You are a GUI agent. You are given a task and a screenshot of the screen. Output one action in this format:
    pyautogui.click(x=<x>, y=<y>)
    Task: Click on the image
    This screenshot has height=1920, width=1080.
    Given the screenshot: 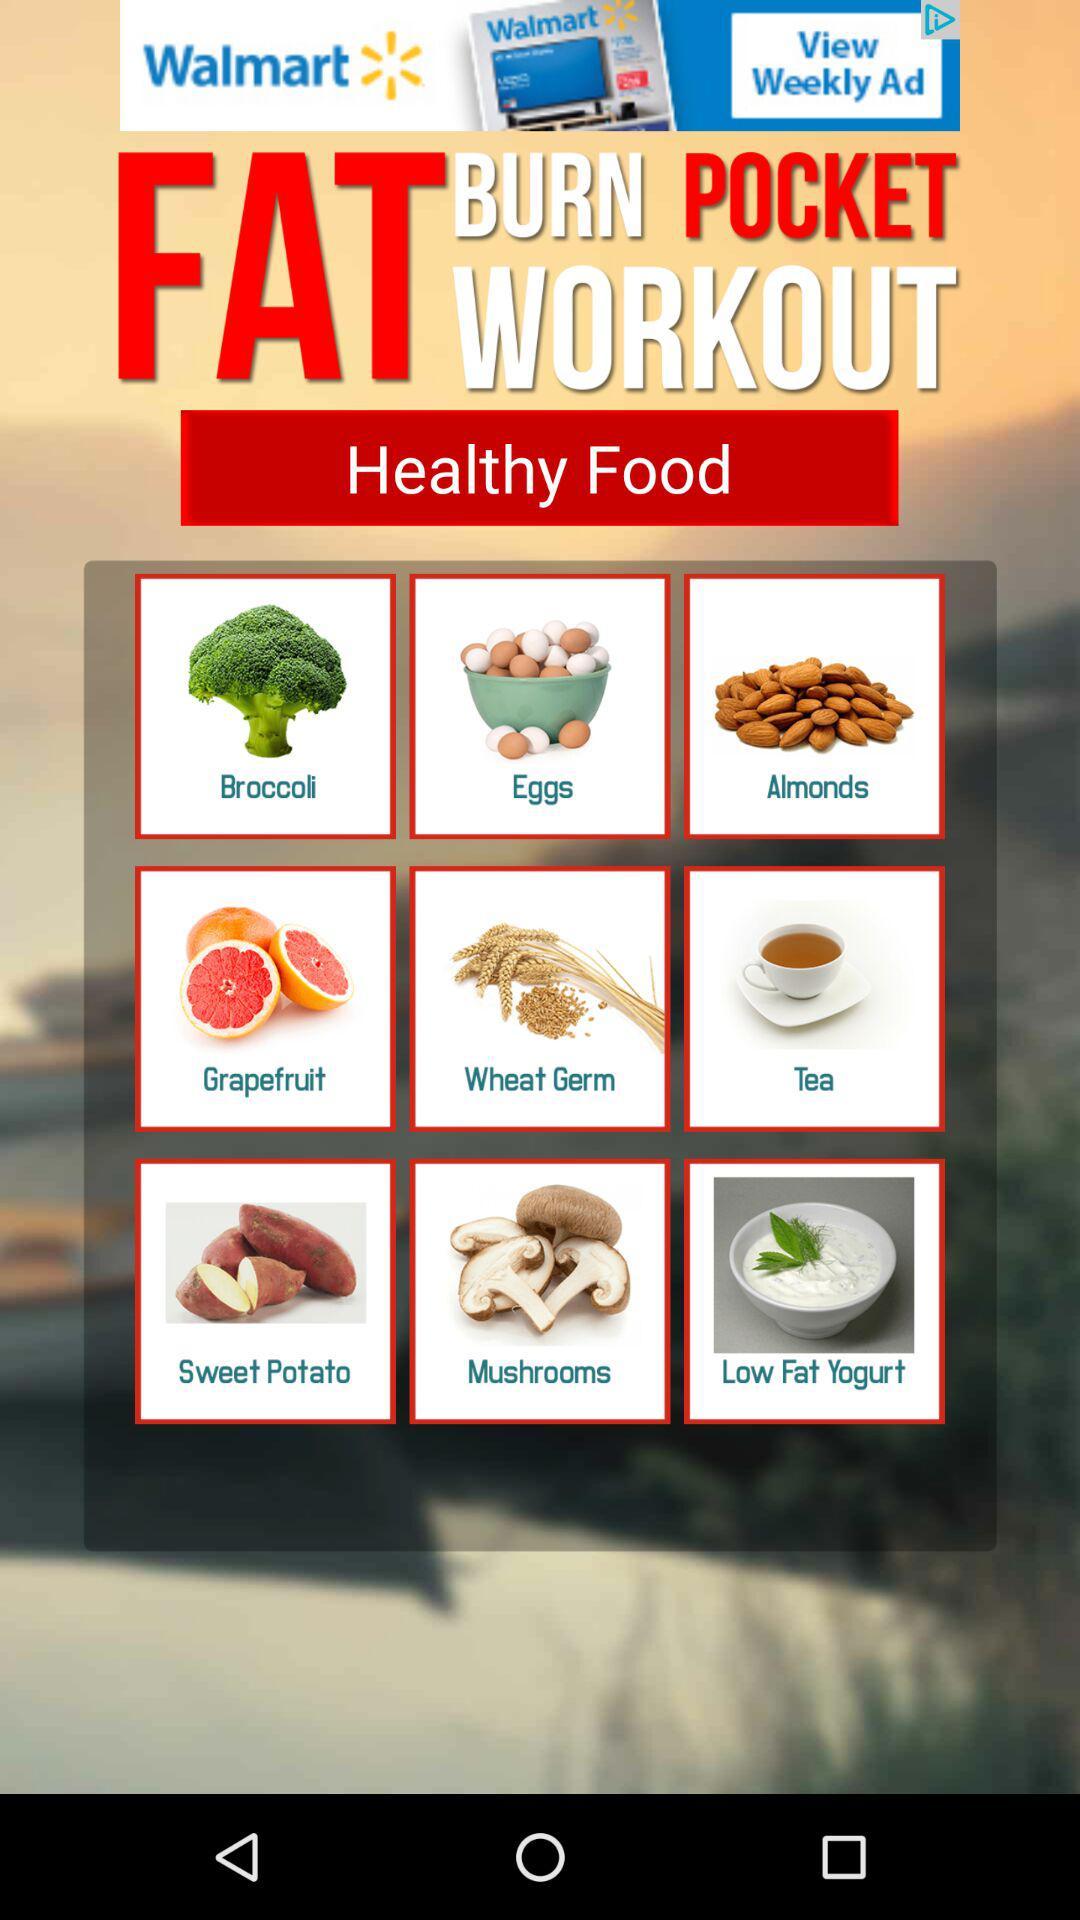 What is the action you would take?
    pyautogui.click(x=814, y=998)
    